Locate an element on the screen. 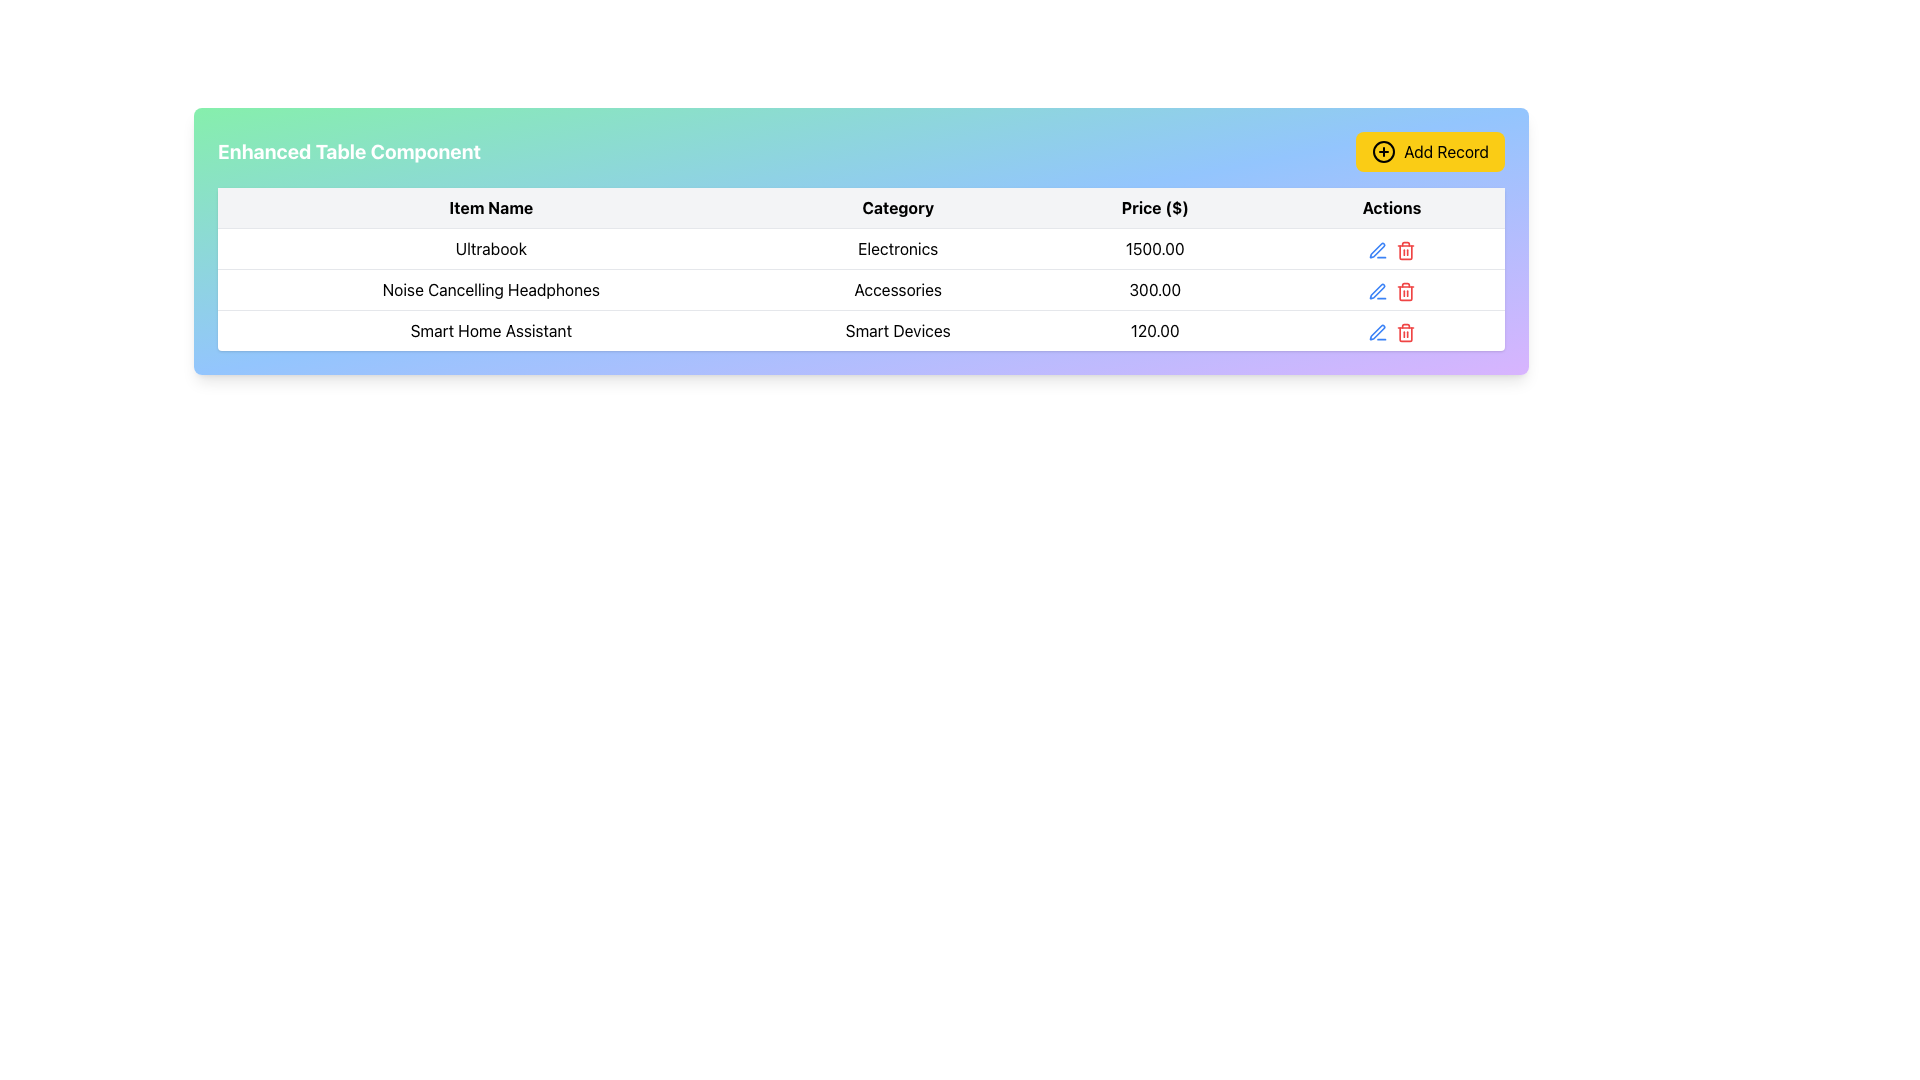 This screenshot has width=1920, height=1080. the 'Actions' text label in the header of the table, which indicates action-related controls for the items listed is located at coordinates (1391, 208).